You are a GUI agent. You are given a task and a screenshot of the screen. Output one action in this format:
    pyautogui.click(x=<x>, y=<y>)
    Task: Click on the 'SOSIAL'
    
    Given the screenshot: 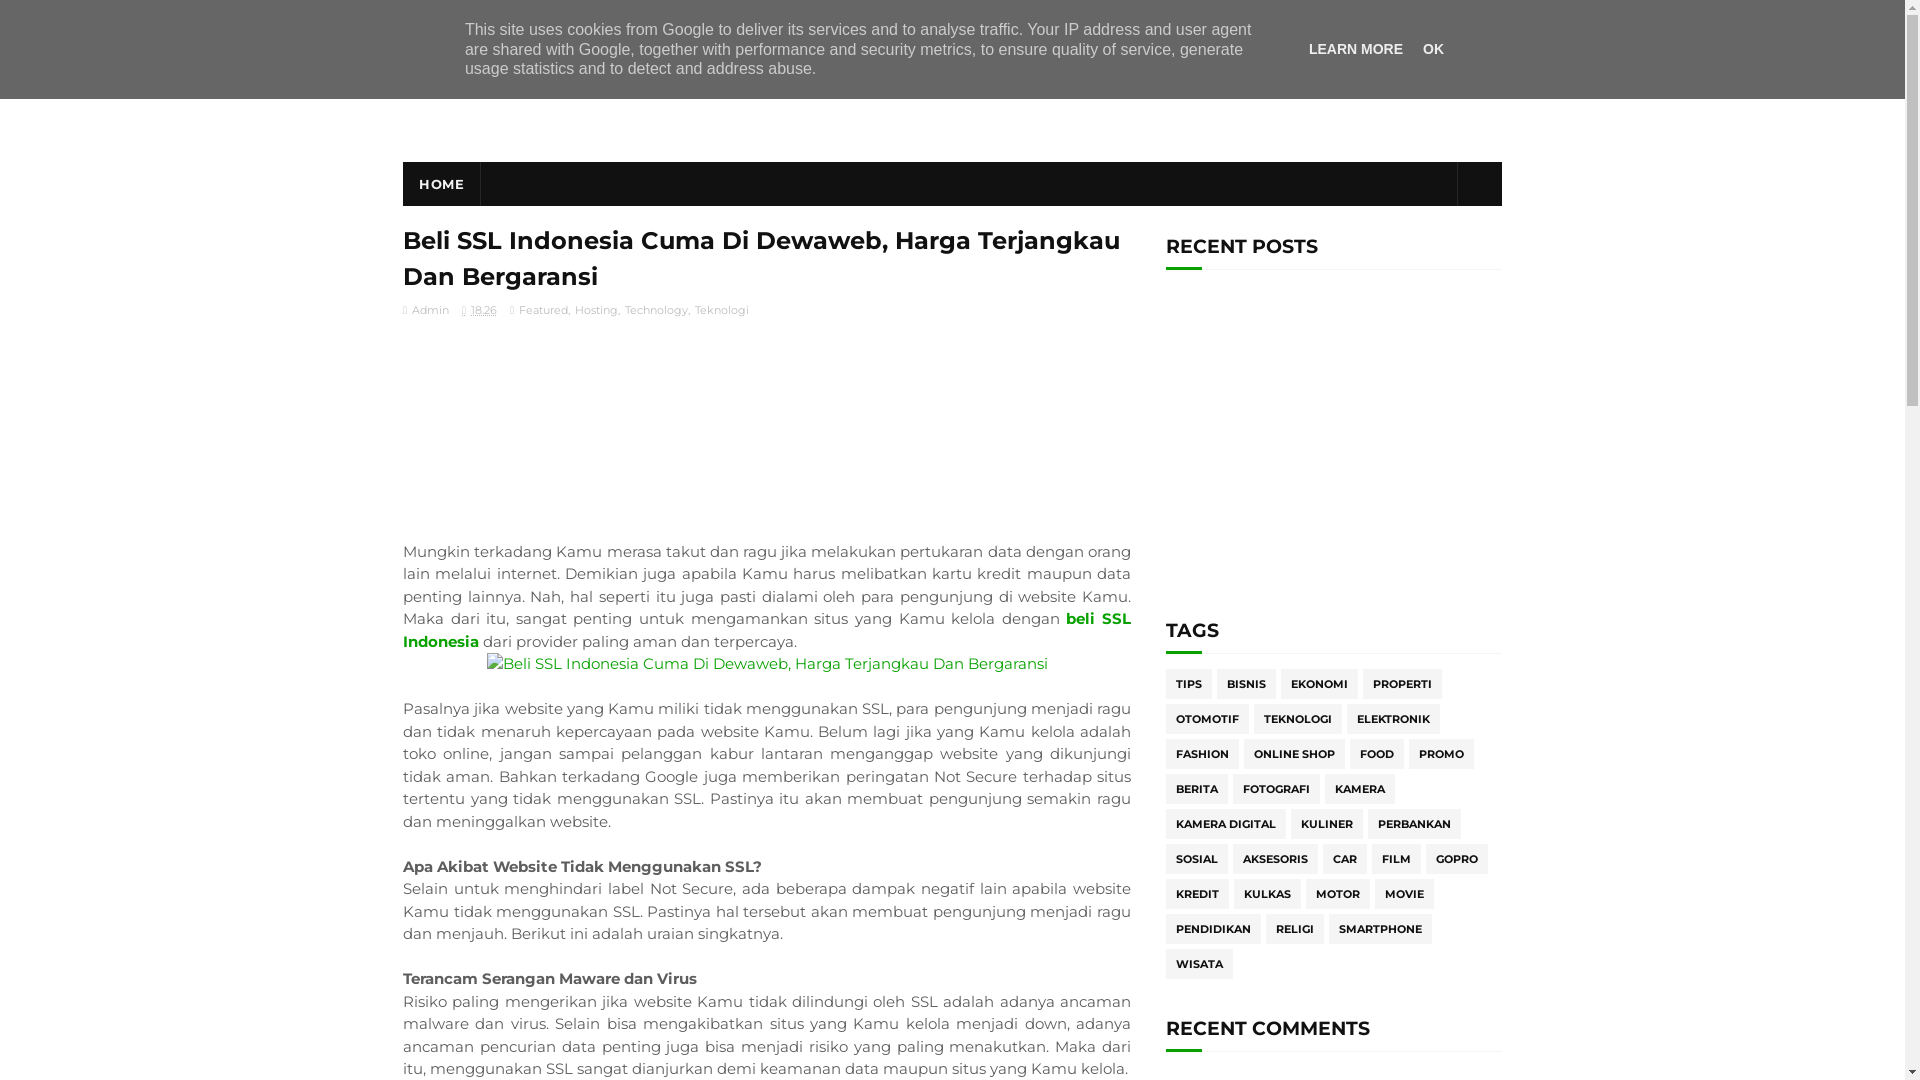 What is the action you would take?
    pyautogui.click(x=1196, y=858)
    